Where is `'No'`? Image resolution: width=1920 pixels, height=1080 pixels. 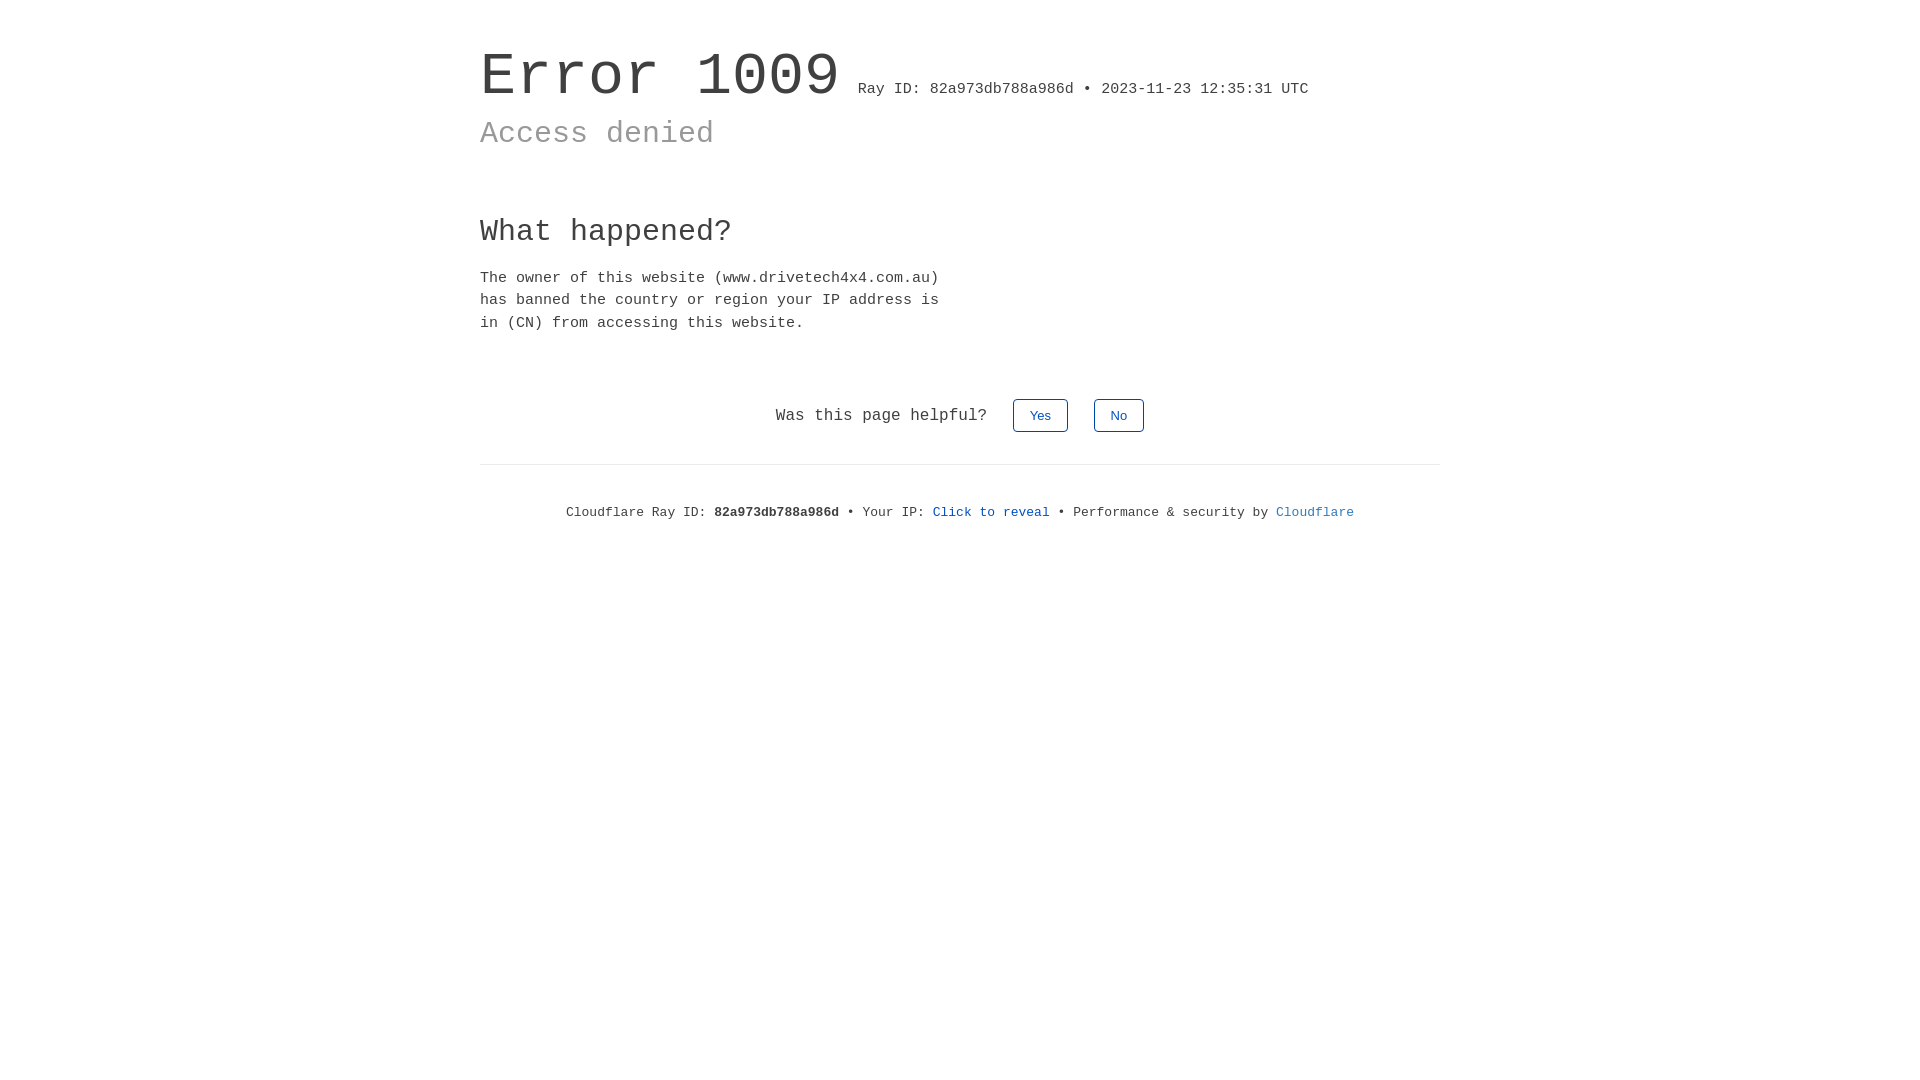 'No' is located at coordinates (1118, 414).